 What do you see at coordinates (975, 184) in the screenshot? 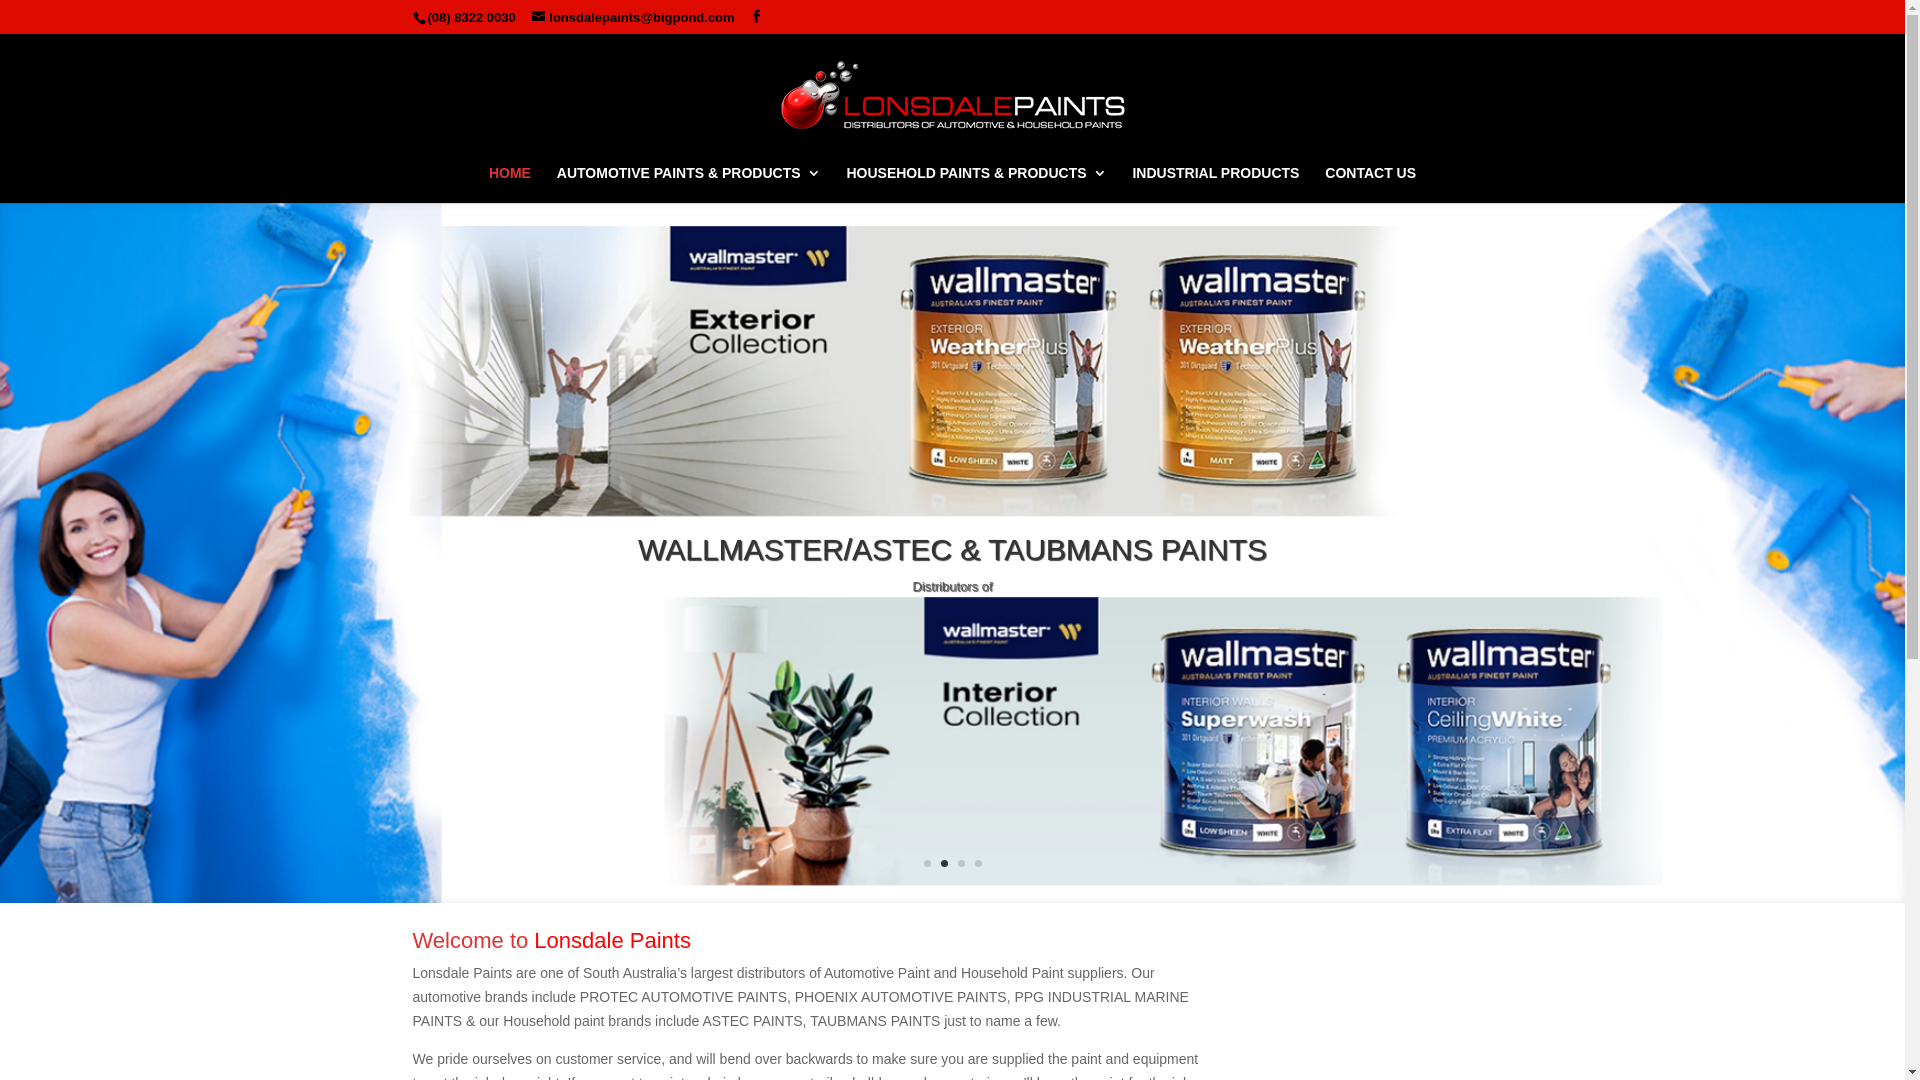
I see `'HOUSEHOLD PAINTS & PRODUCTS'` at bounding box center [975, 184].